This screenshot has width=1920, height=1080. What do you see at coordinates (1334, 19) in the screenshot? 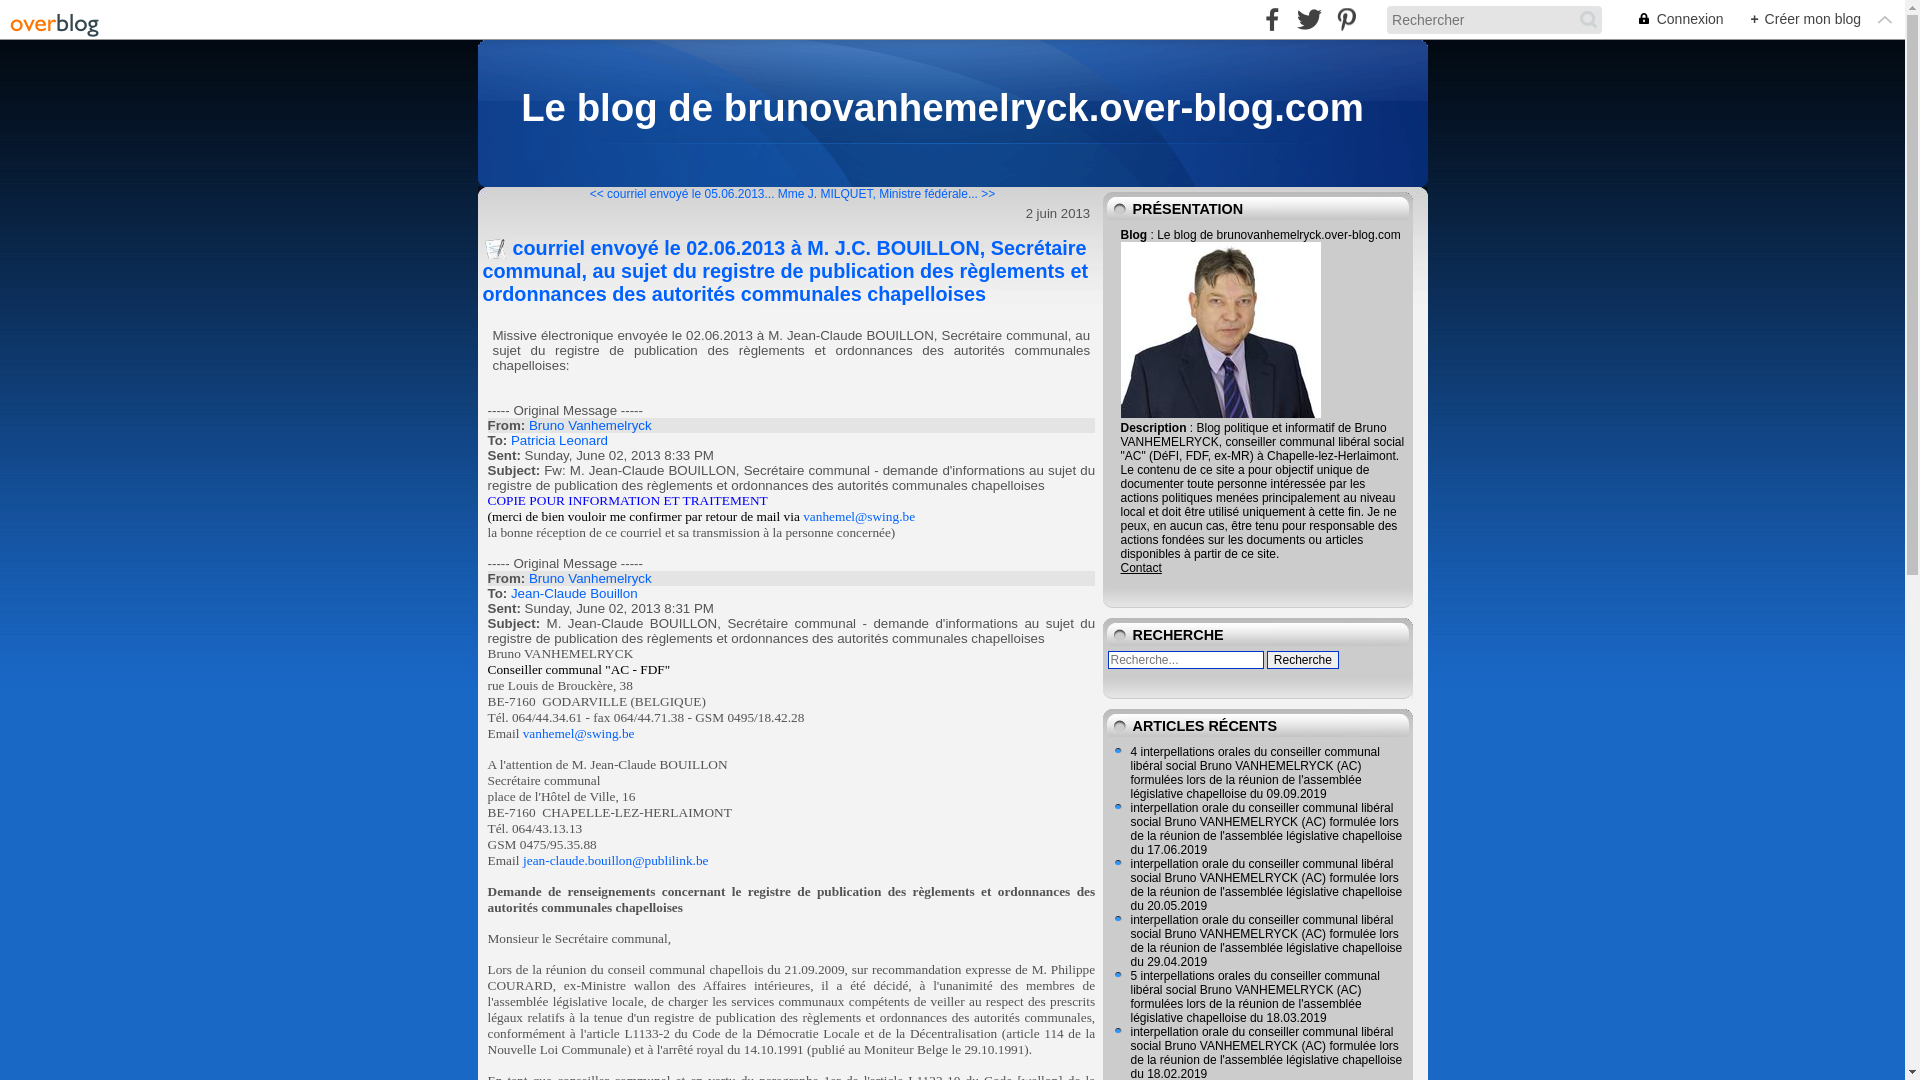
I see `' pinterest'` at bounding box center [1334, 19].